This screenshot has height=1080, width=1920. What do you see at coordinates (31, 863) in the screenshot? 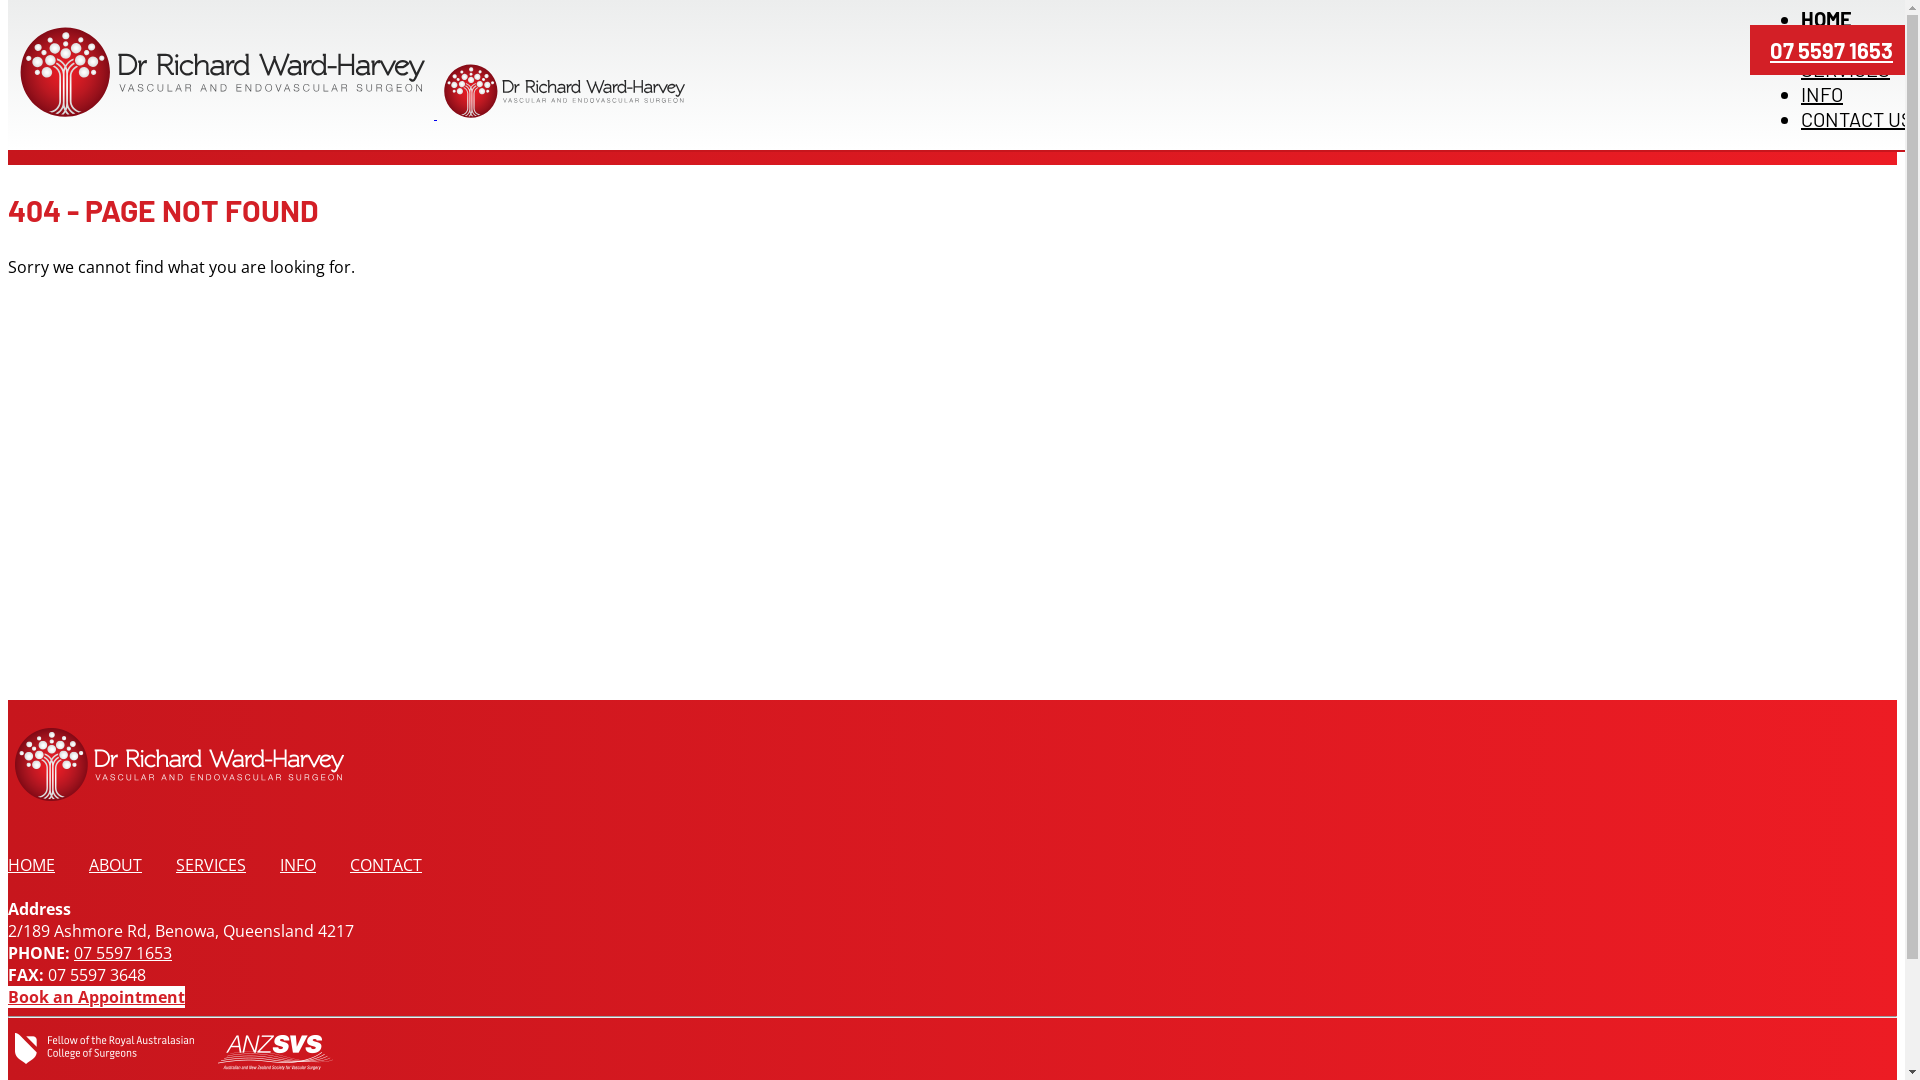
I see `'HOME'` at bounding box center [31, 863].